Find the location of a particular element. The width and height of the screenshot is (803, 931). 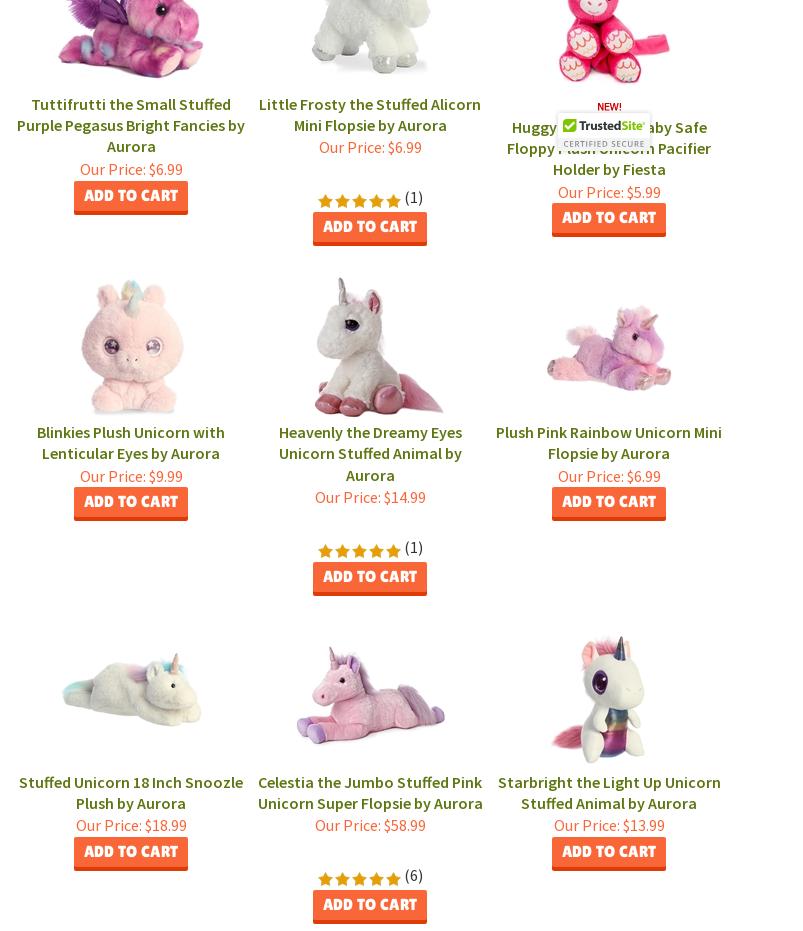

'Heavenly the Dreamy Eyes Unicorn Stuffed Animal by Aurora' is located at coordinates (369, 452).